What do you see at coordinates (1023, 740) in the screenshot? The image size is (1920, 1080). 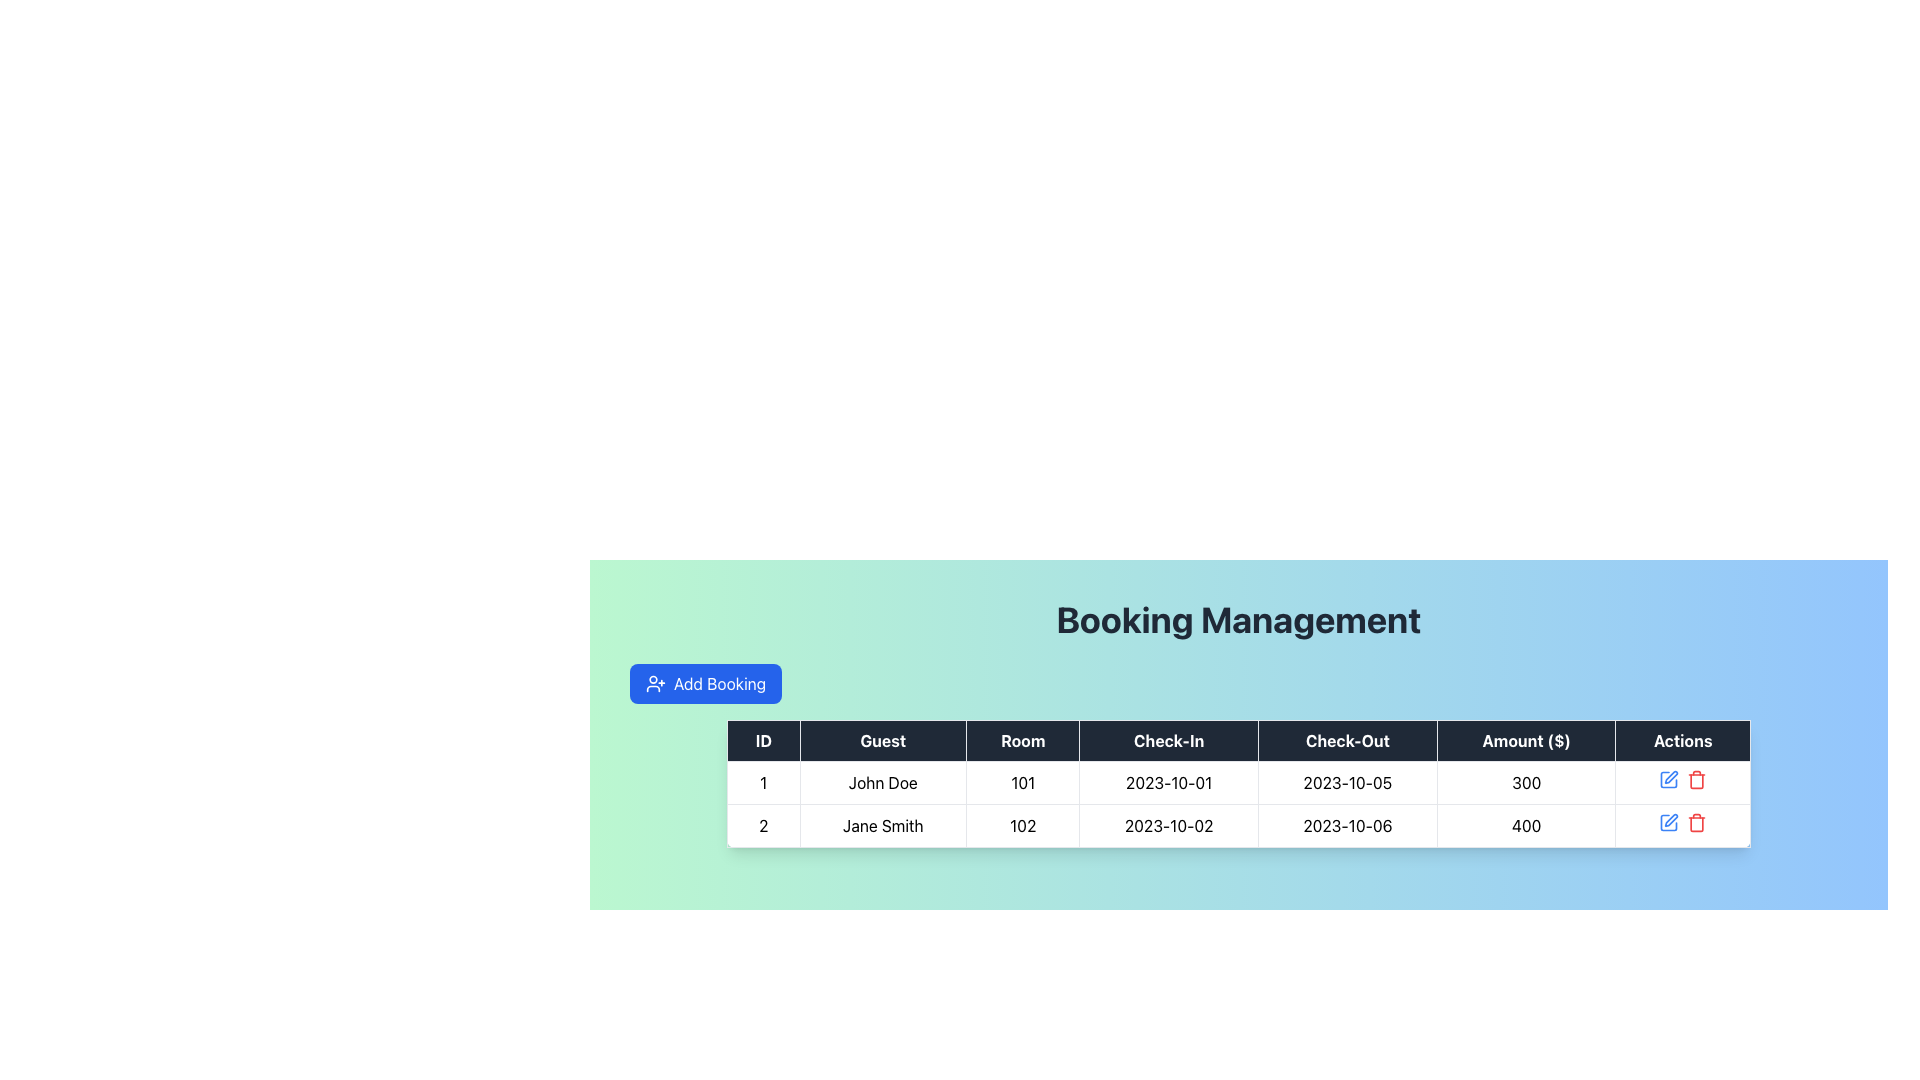 I see `the Table Header Cell for the 'Room' column, which is the third cell in the header row, positioned between 'Guest' and 'Check-In'` at bounding box center [1023, 740].